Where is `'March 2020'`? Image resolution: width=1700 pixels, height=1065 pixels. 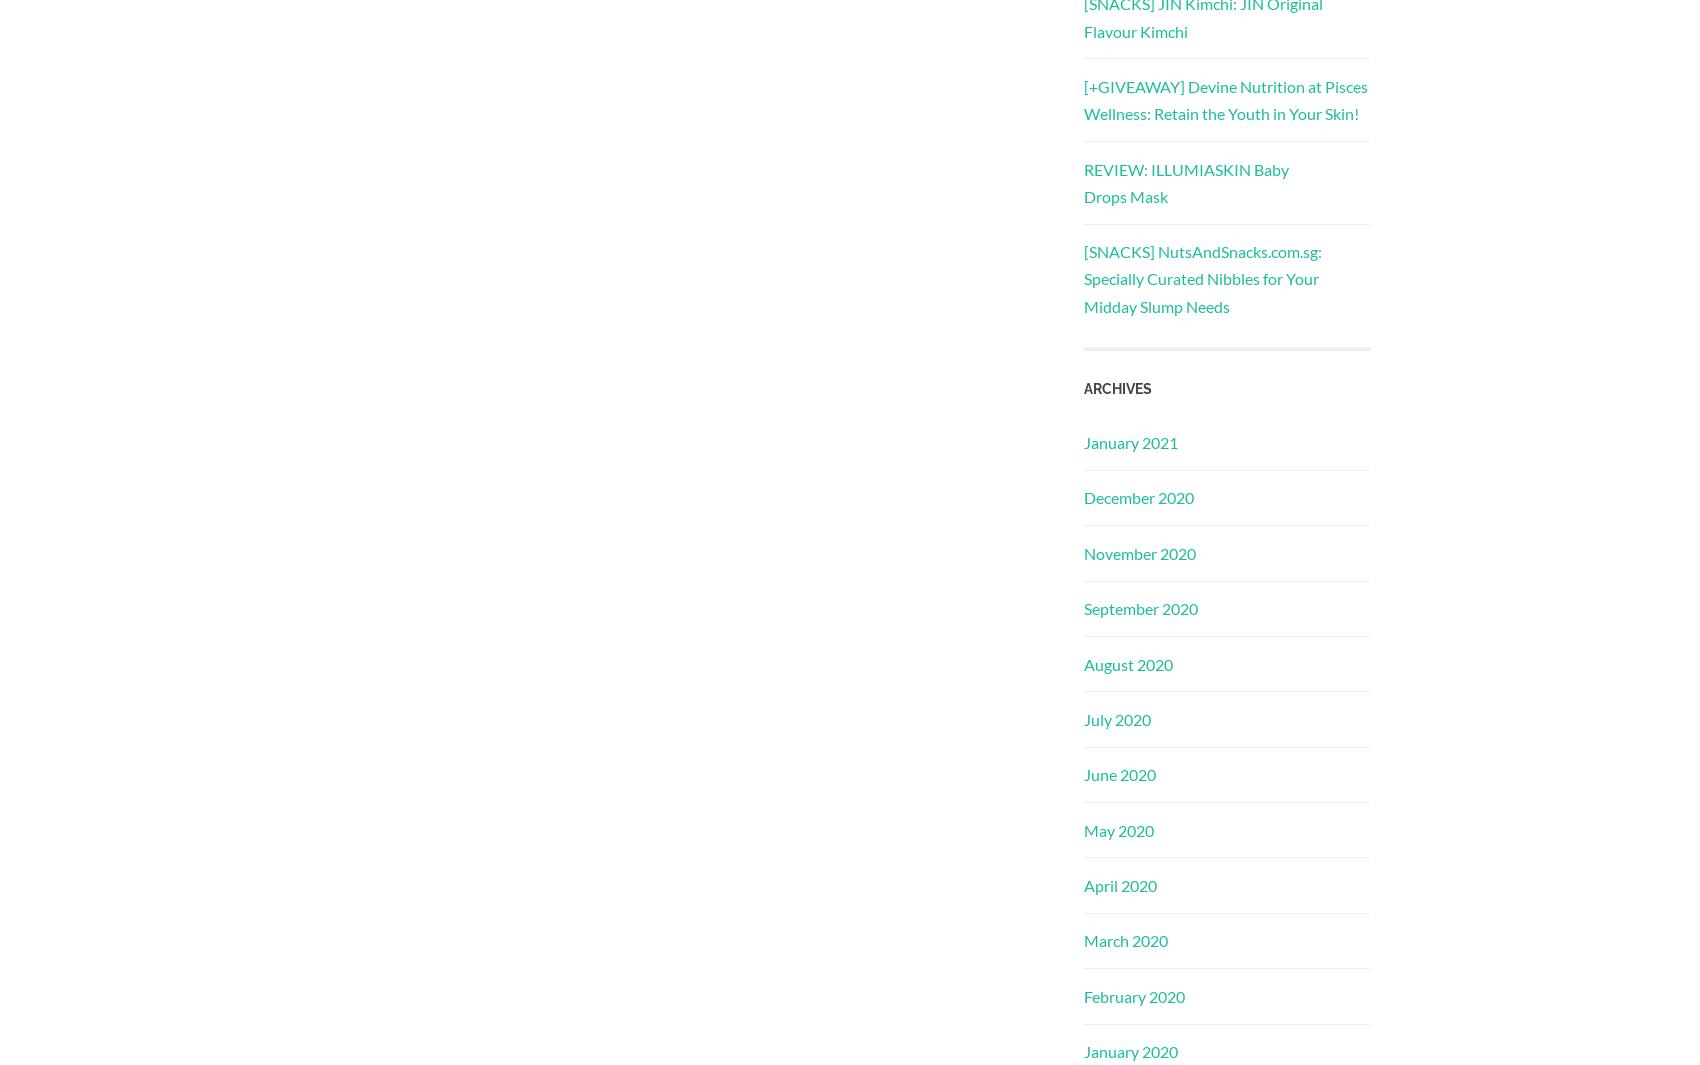
'March 2020' is located at coordinates (1126, 940).